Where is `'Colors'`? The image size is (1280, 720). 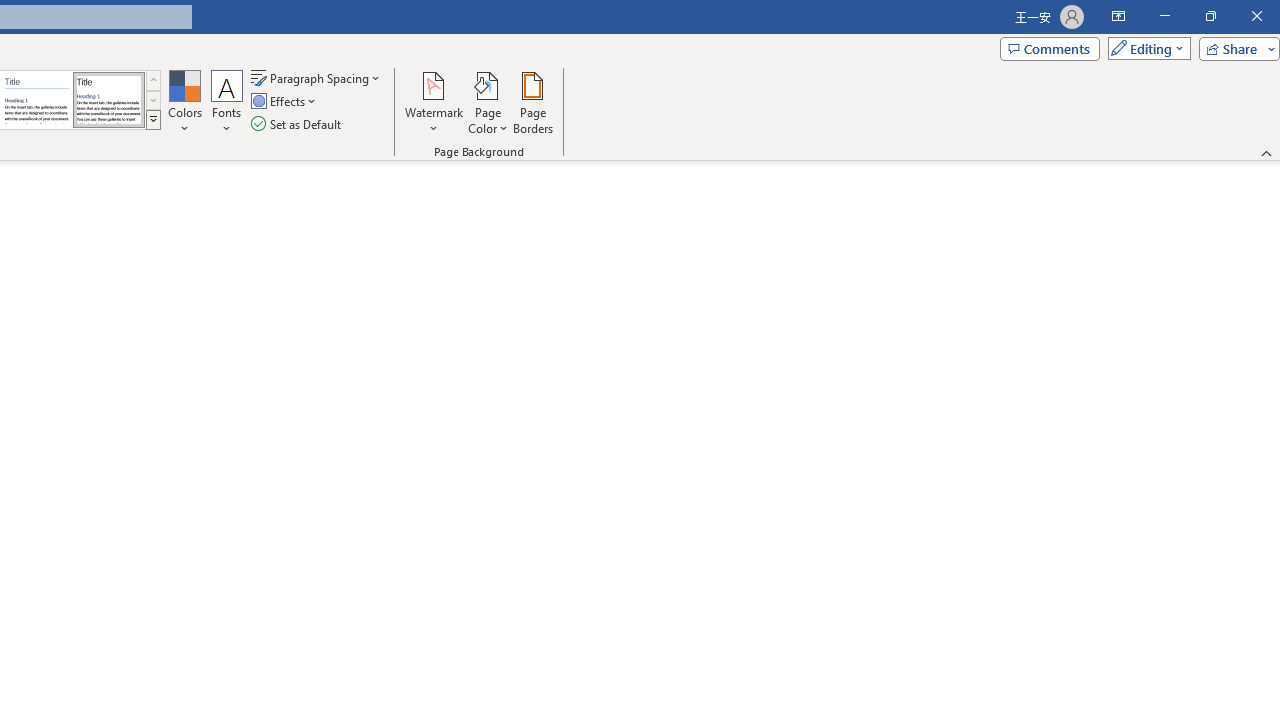
'Colors' is located at coordinates (184, 103).